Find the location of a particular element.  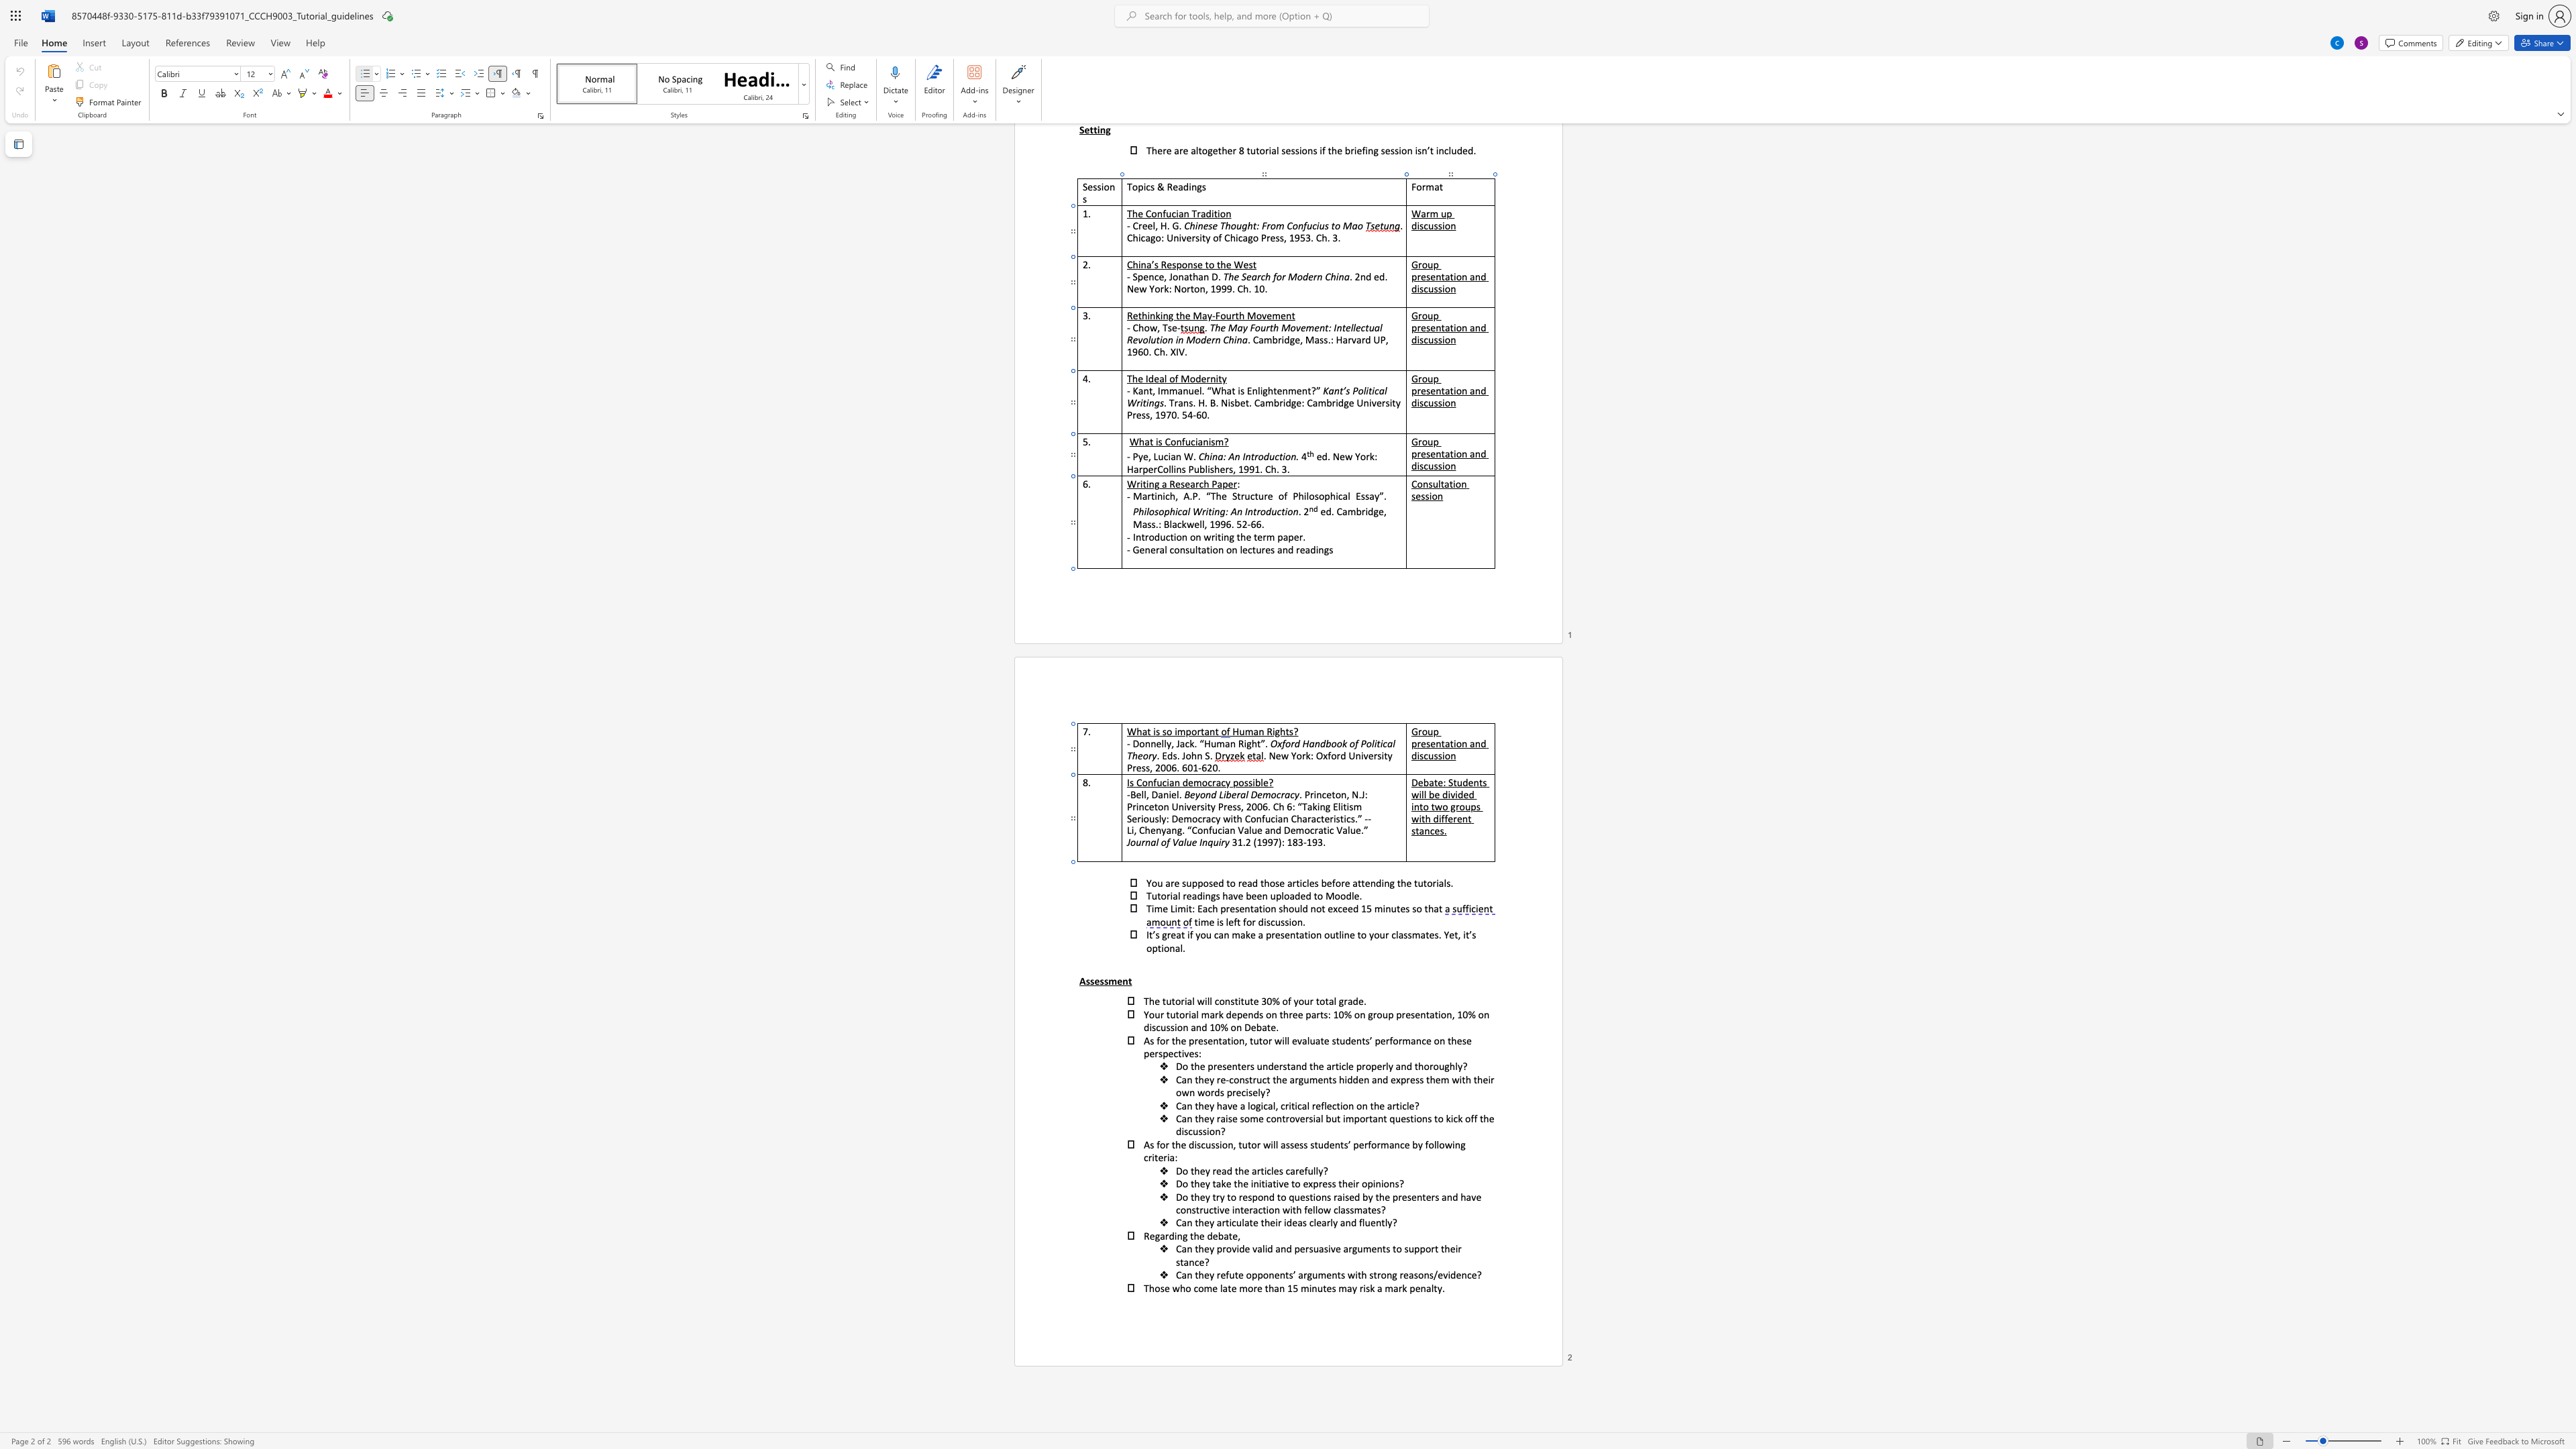

the 1th character "e" in the text is located at coordinates (1207, 1273).